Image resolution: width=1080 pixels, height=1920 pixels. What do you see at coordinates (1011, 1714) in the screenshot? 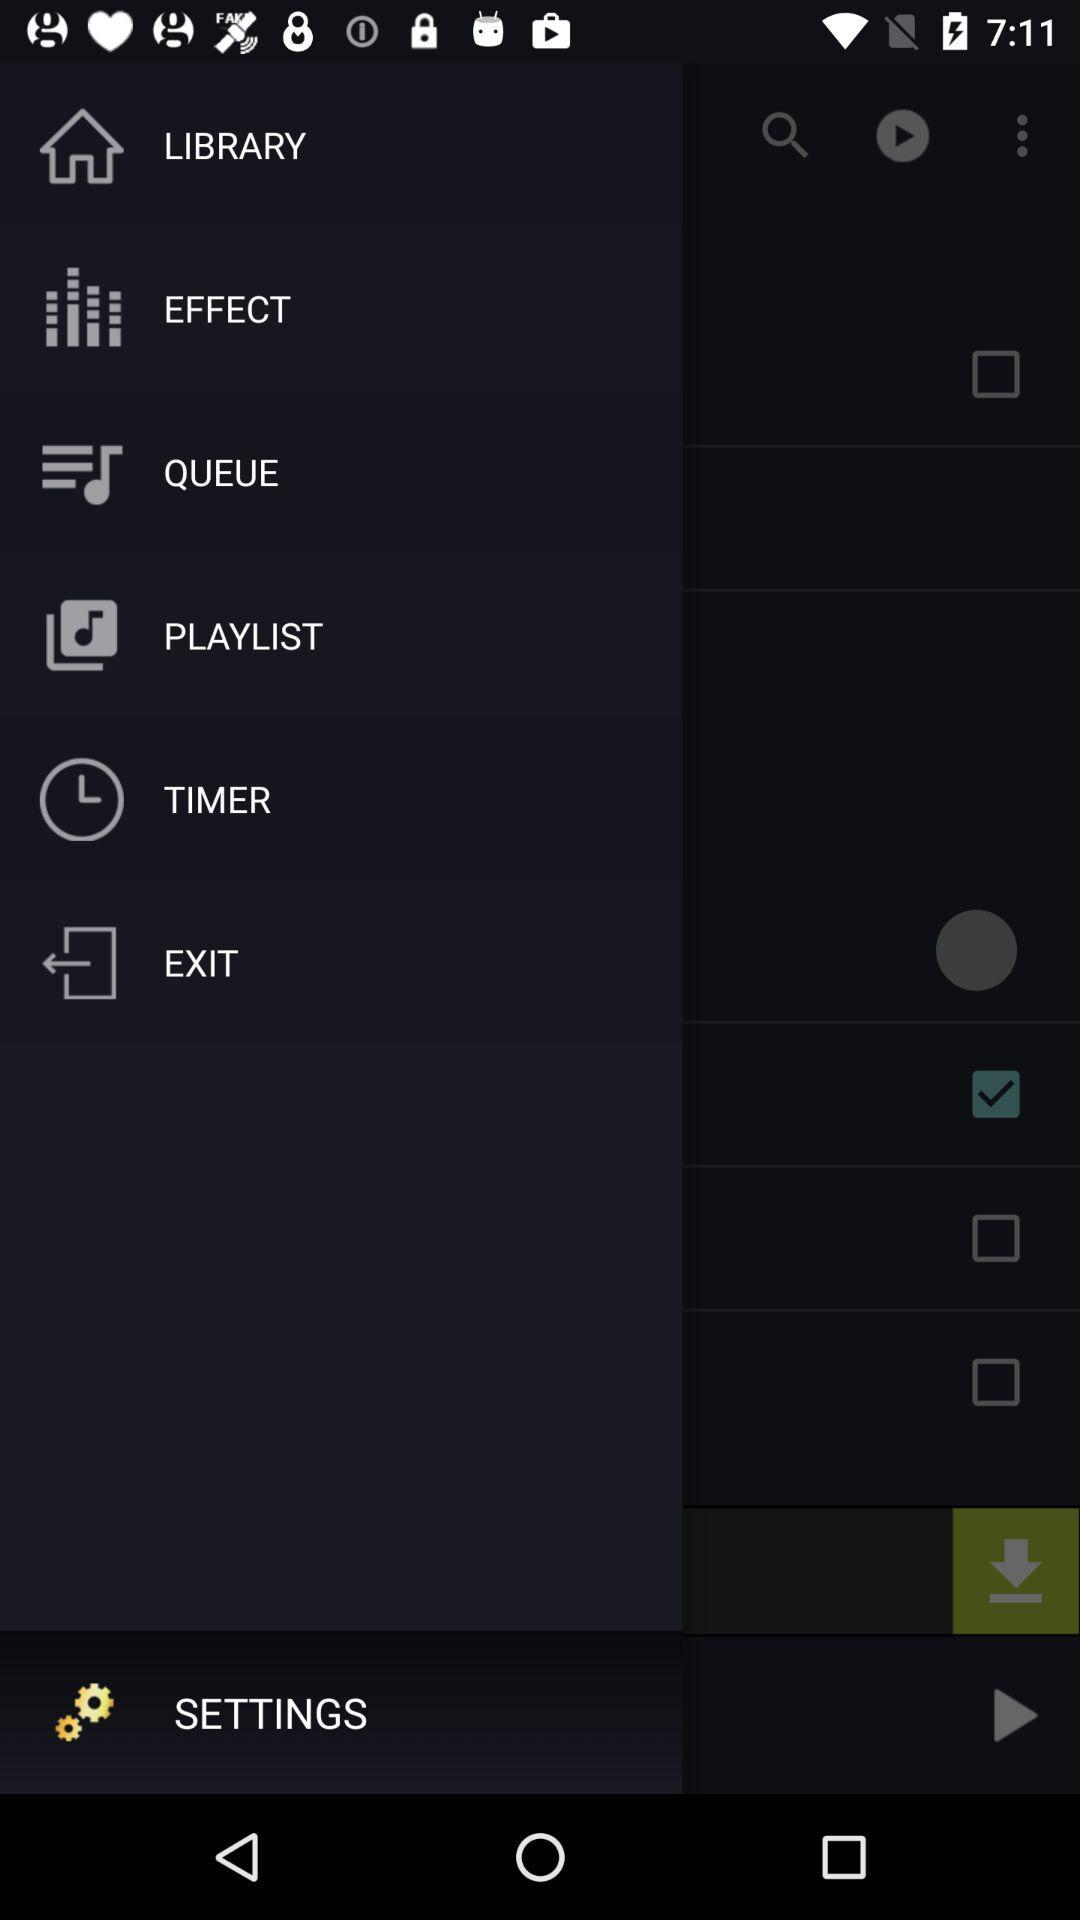
I see `the play icon` at bounding box center [1011, 1714].